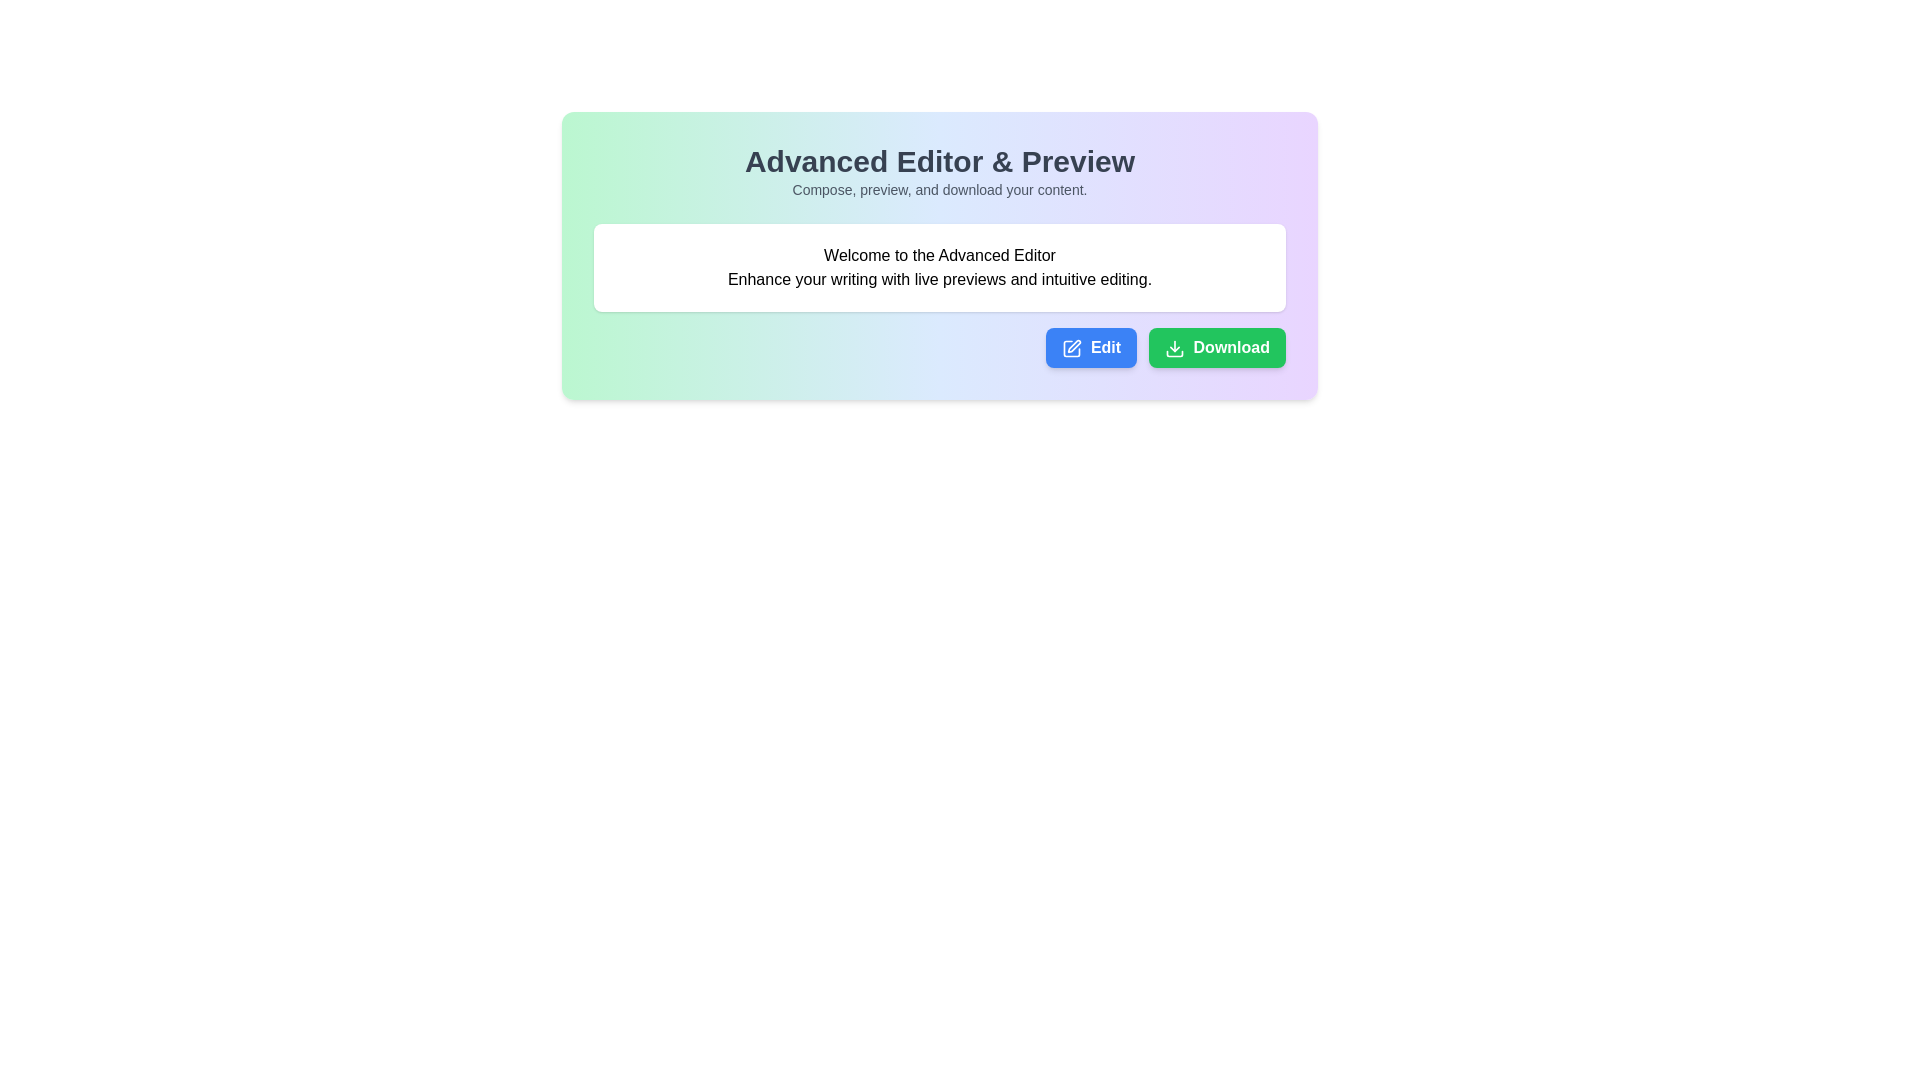  Describe the element at coordinates (939, 280) in the screenshot. I see `the static text block that serves as a subtitle, located immediately below the 'Welcome to the Advanced Editor' text, centered in the interface` at that location.